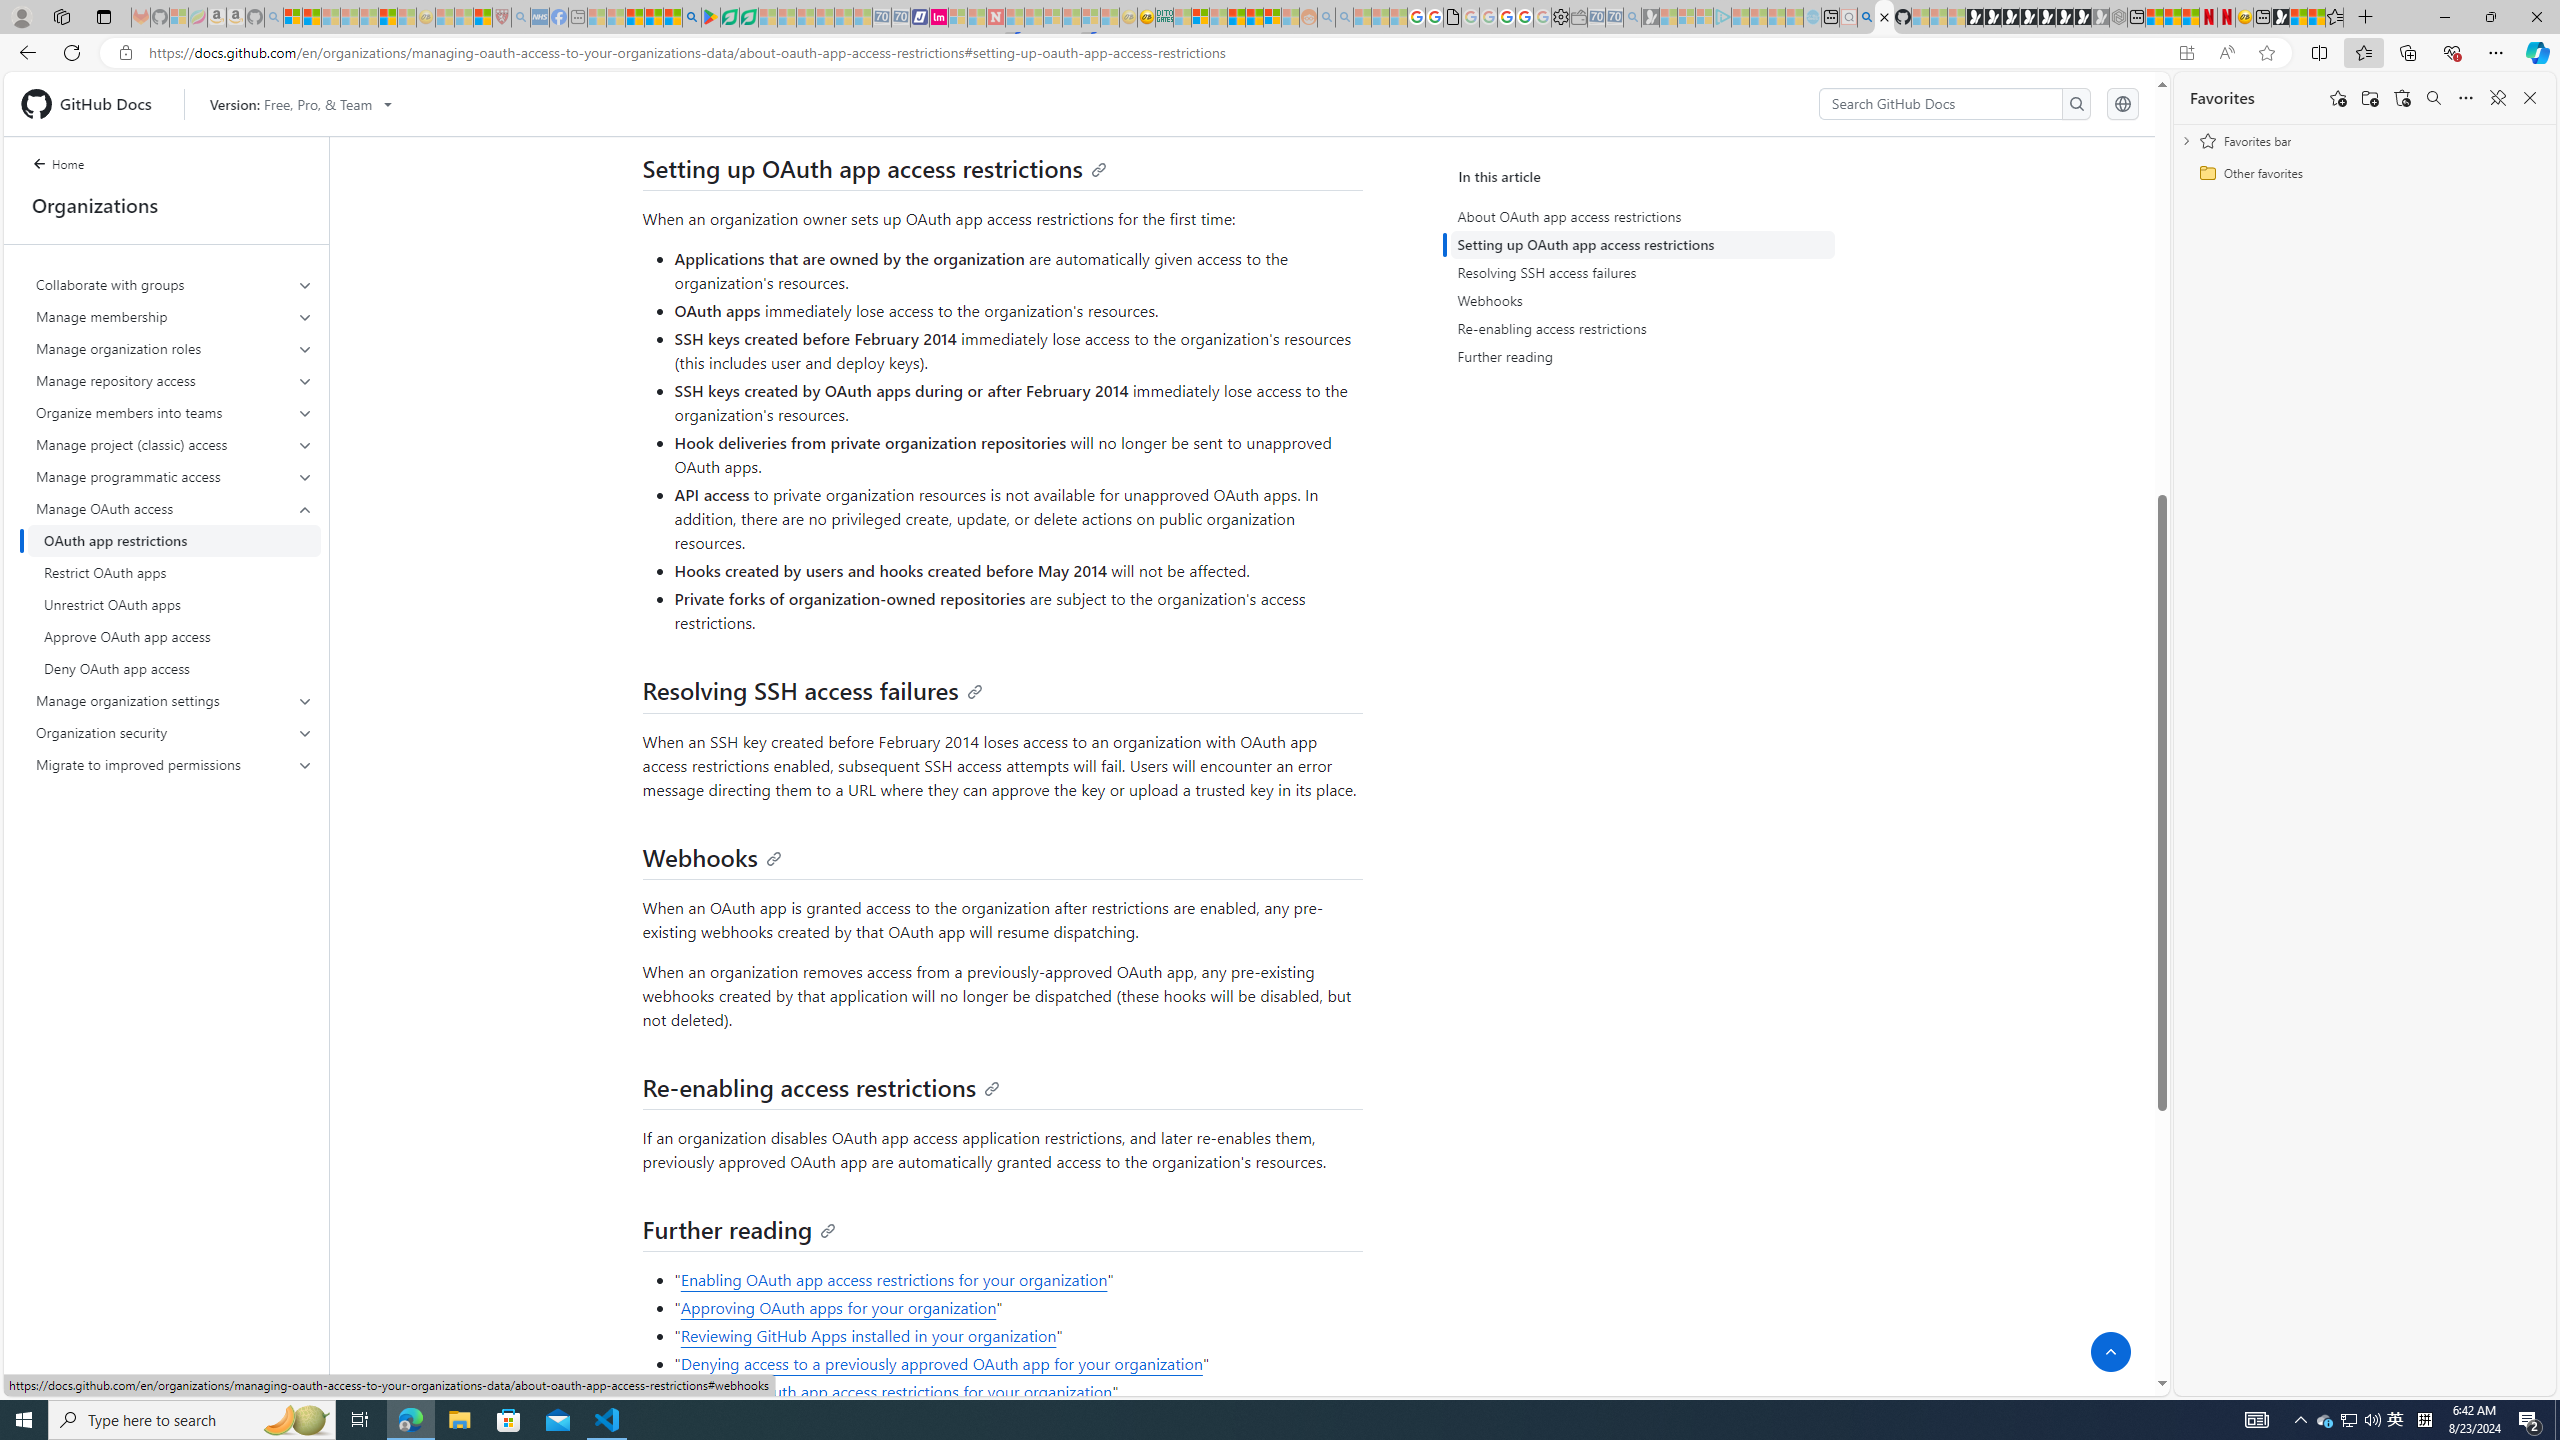  What do you see at coordinates (750, 16) in the screenshot?
I see `'Microsoft Word - consumer-privacy address update 2.2021'` at bounding box center [750, 16].